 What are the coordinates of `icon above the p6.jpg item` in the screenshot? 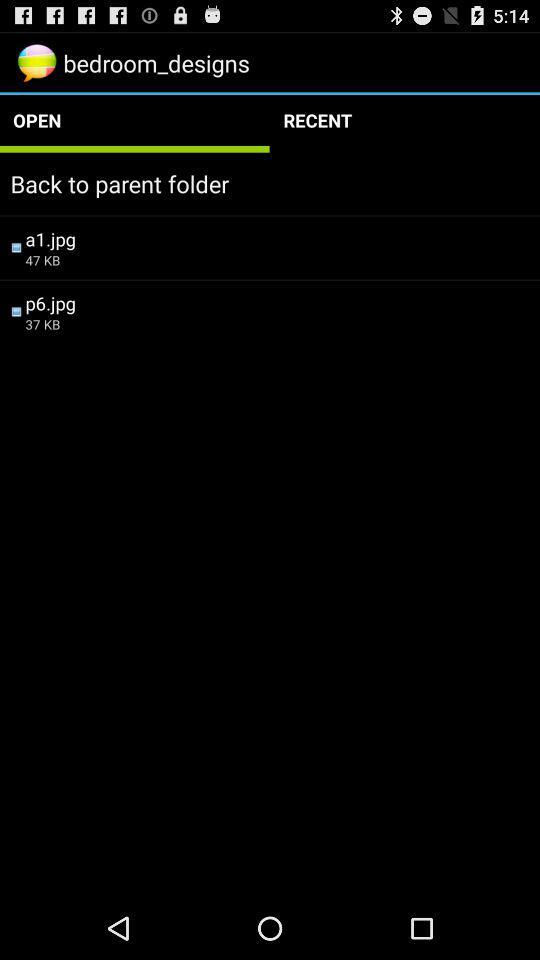 It's located at (276, 259).